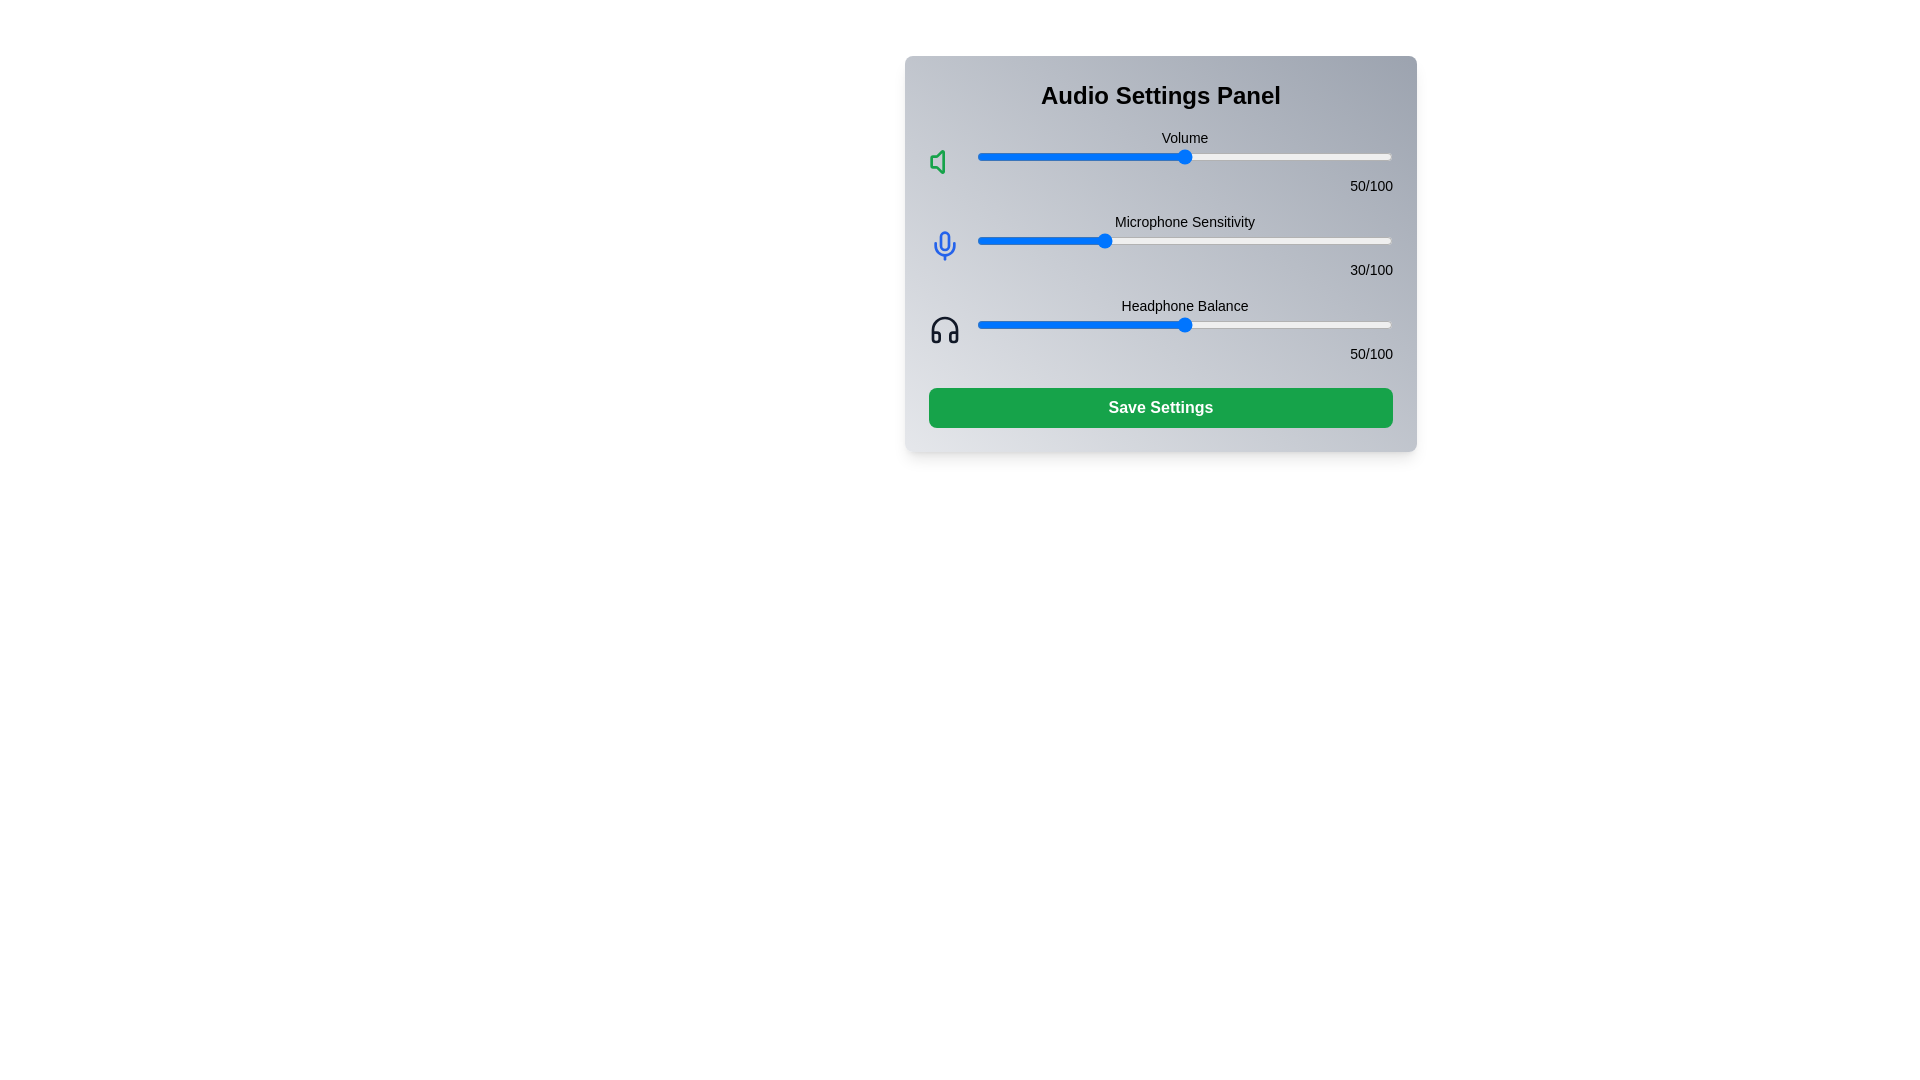 Image resolution: width=1920 pixels, height=1080 pixels. I want to click on microphone sensitivity, so click(1071, 239).